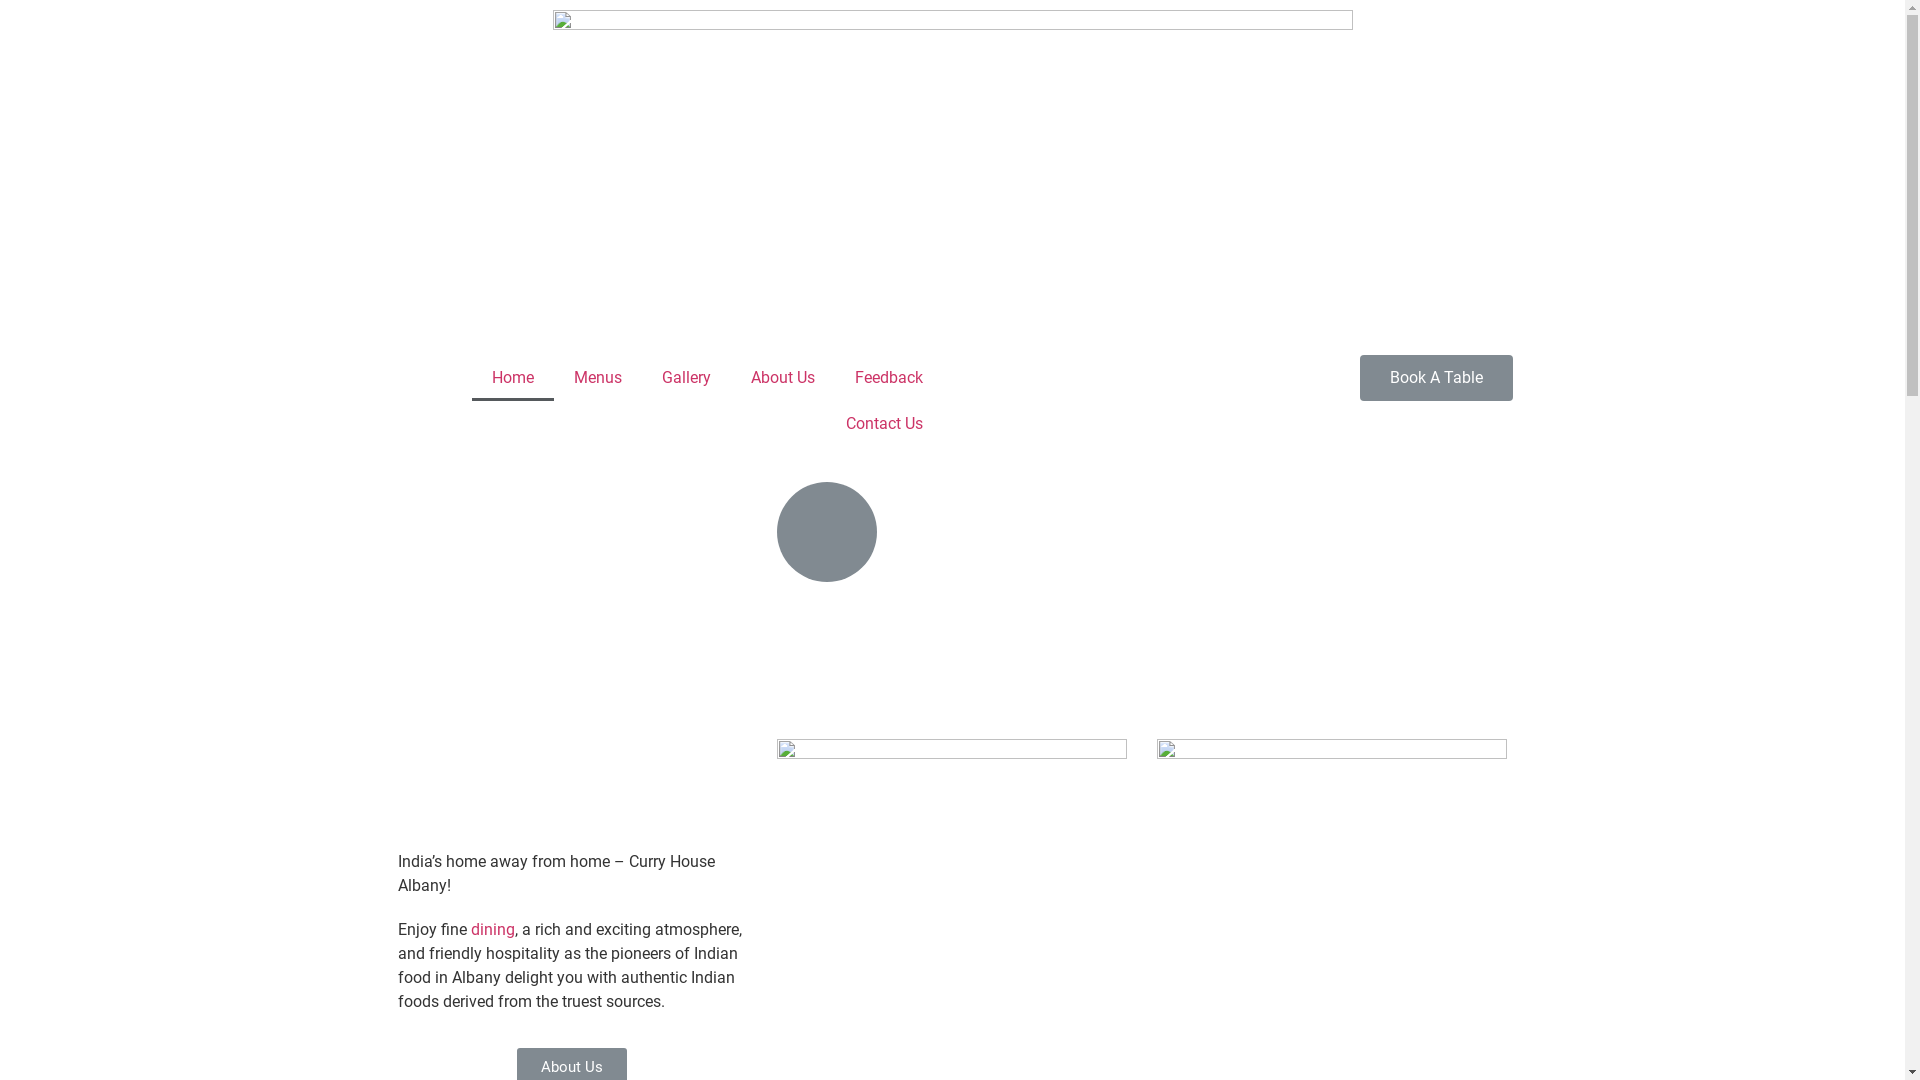  Describe the element at coordinates (491, 929) in the screenshot. I see `'dining'` at that location.